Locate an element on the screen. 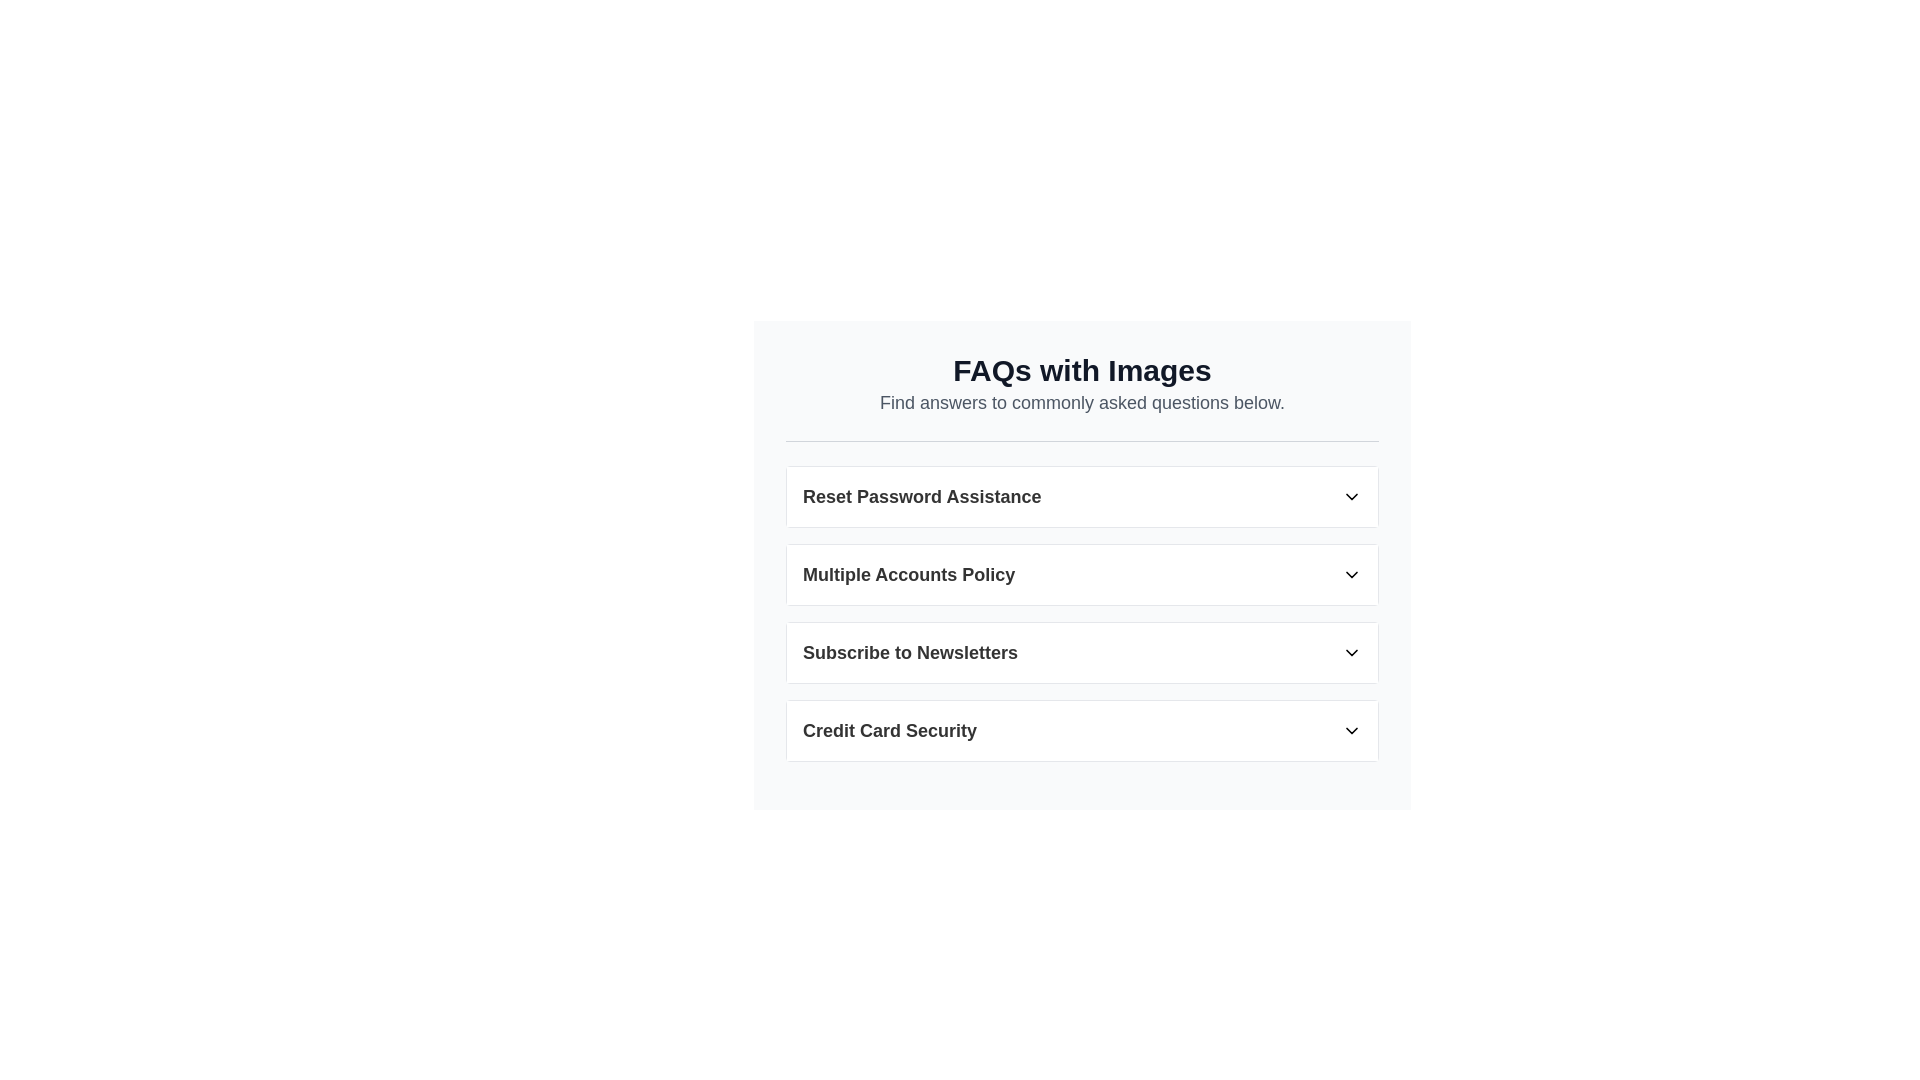  keyboard navigation is located at coordinates (1081, 574).